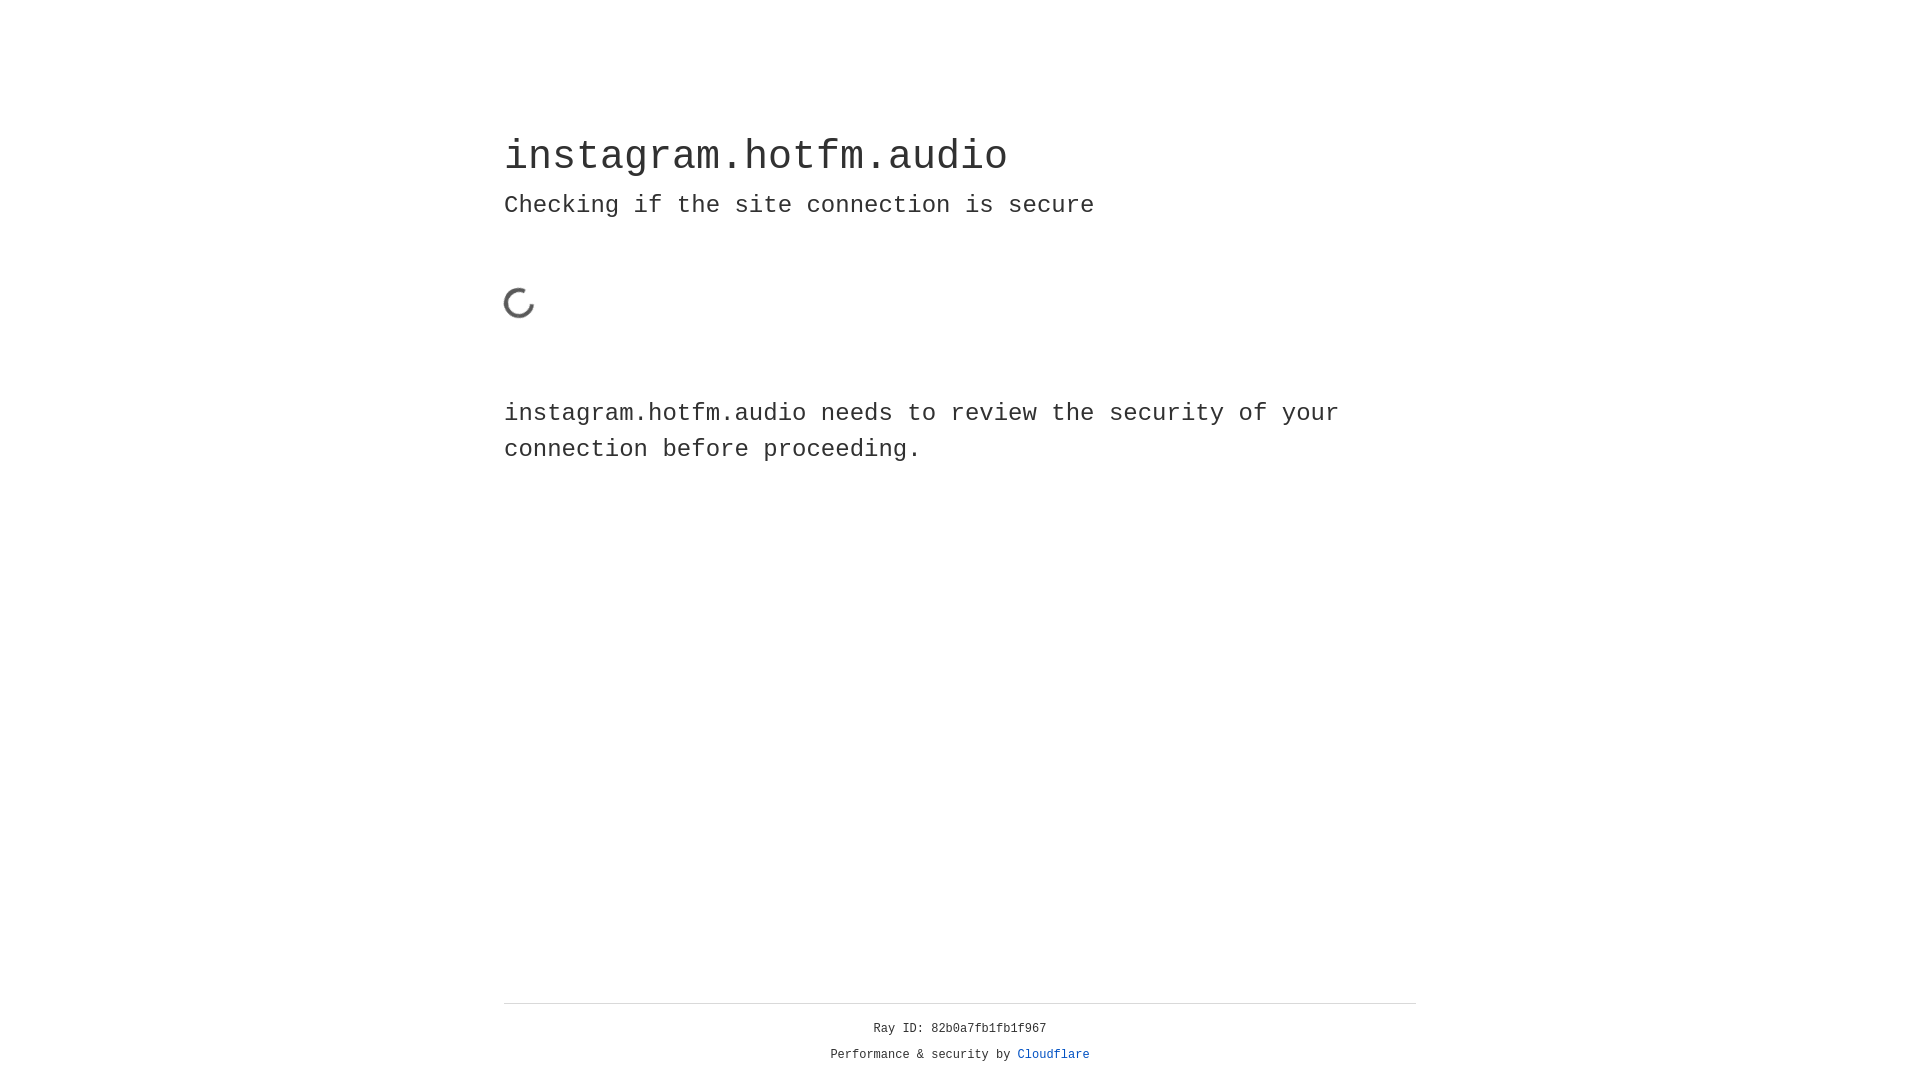 Image resolution: width=1920 pixels, height=1080 pixels. What do you see at coordinates (1053, 1054) in the screenshot?
I see `'Cloudflare'` at bounding box center [1053, 1054].